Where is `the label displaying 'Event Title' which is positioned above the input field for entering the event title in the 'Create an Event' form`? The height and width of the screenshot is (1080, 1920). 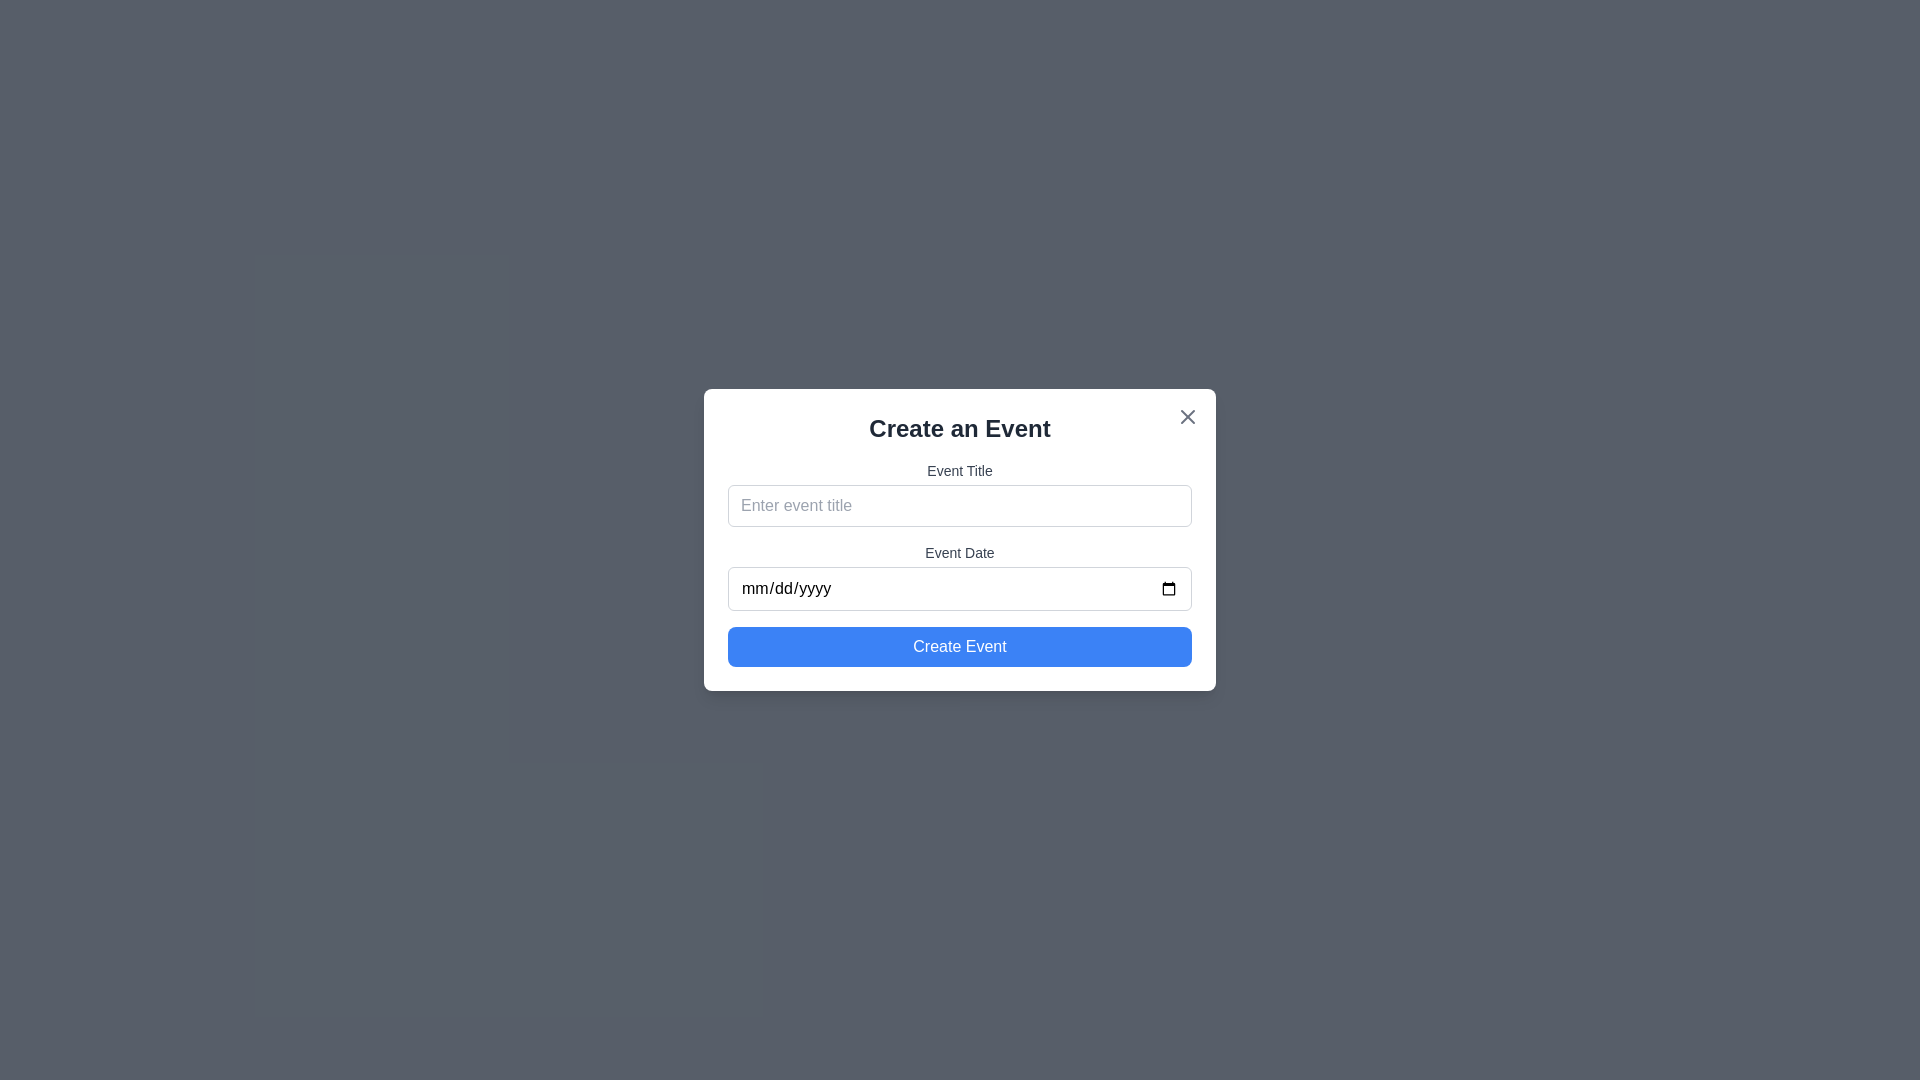
the label displaying 'Event Title' which is positioned above the input field for entering the event title in the 'Create an Event' form is located at coordinates (960, 470).